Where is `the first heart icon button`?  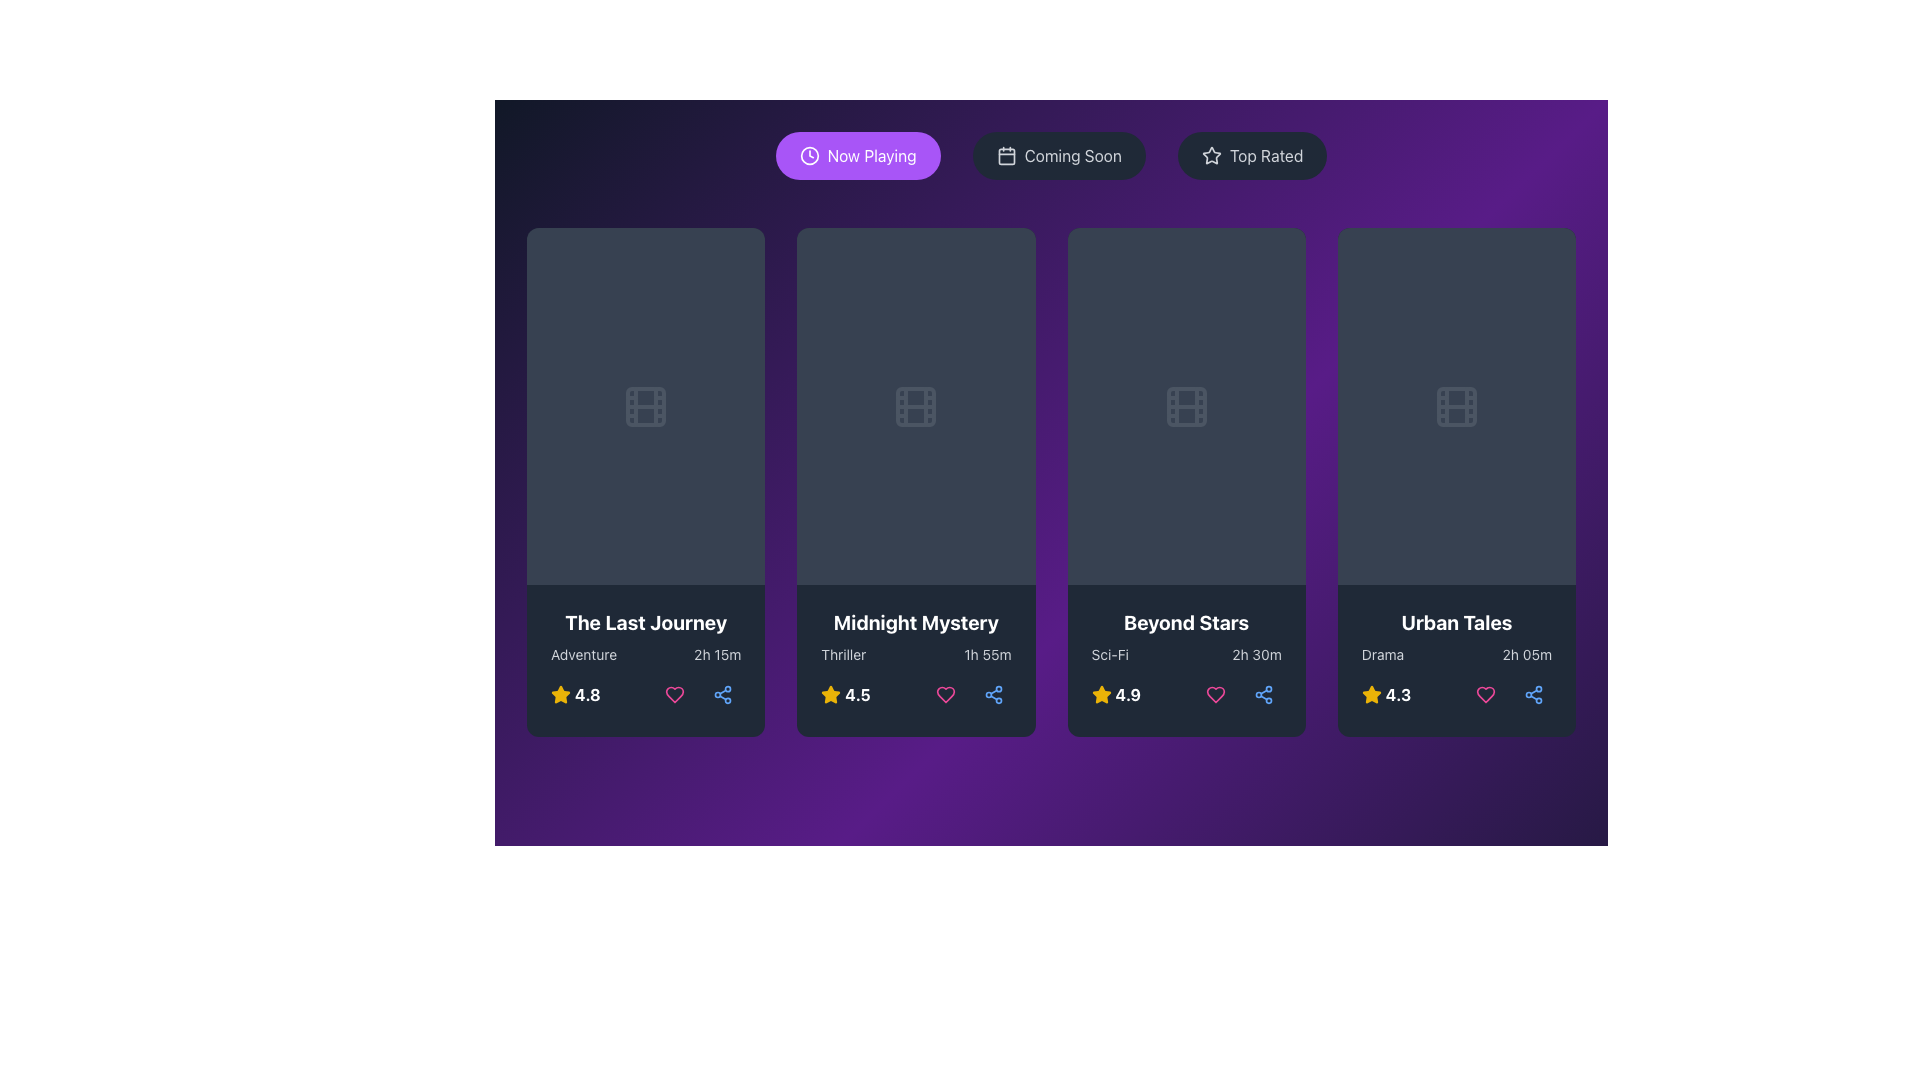 the first heart icon button is located at coordinates (675, 694).